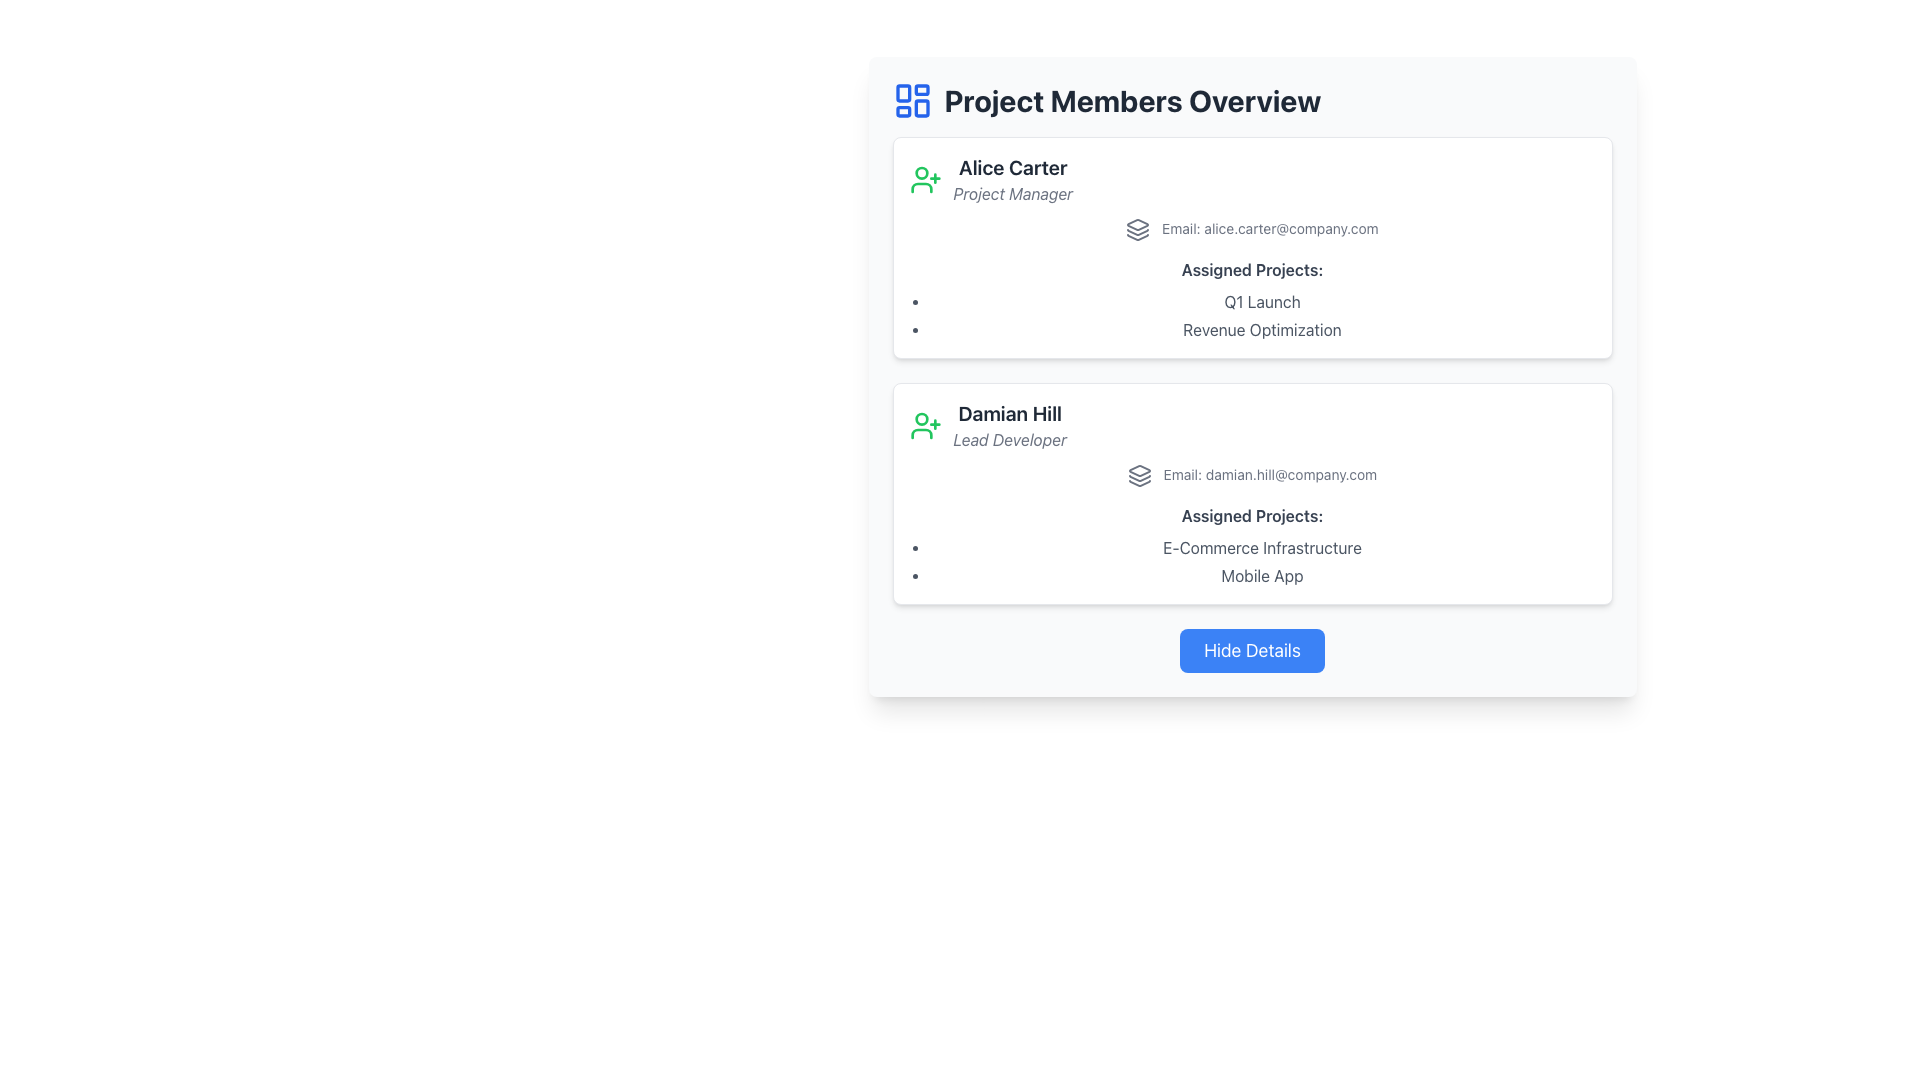 The width and height of the screenshot is (1920, 1080). What do you see at coordinates (924, 424) in the screenshot?
I see `the green person icon with a plus sign located to the left of 'Damian Hill Lead Developer'` at bounding box center [924, 424].